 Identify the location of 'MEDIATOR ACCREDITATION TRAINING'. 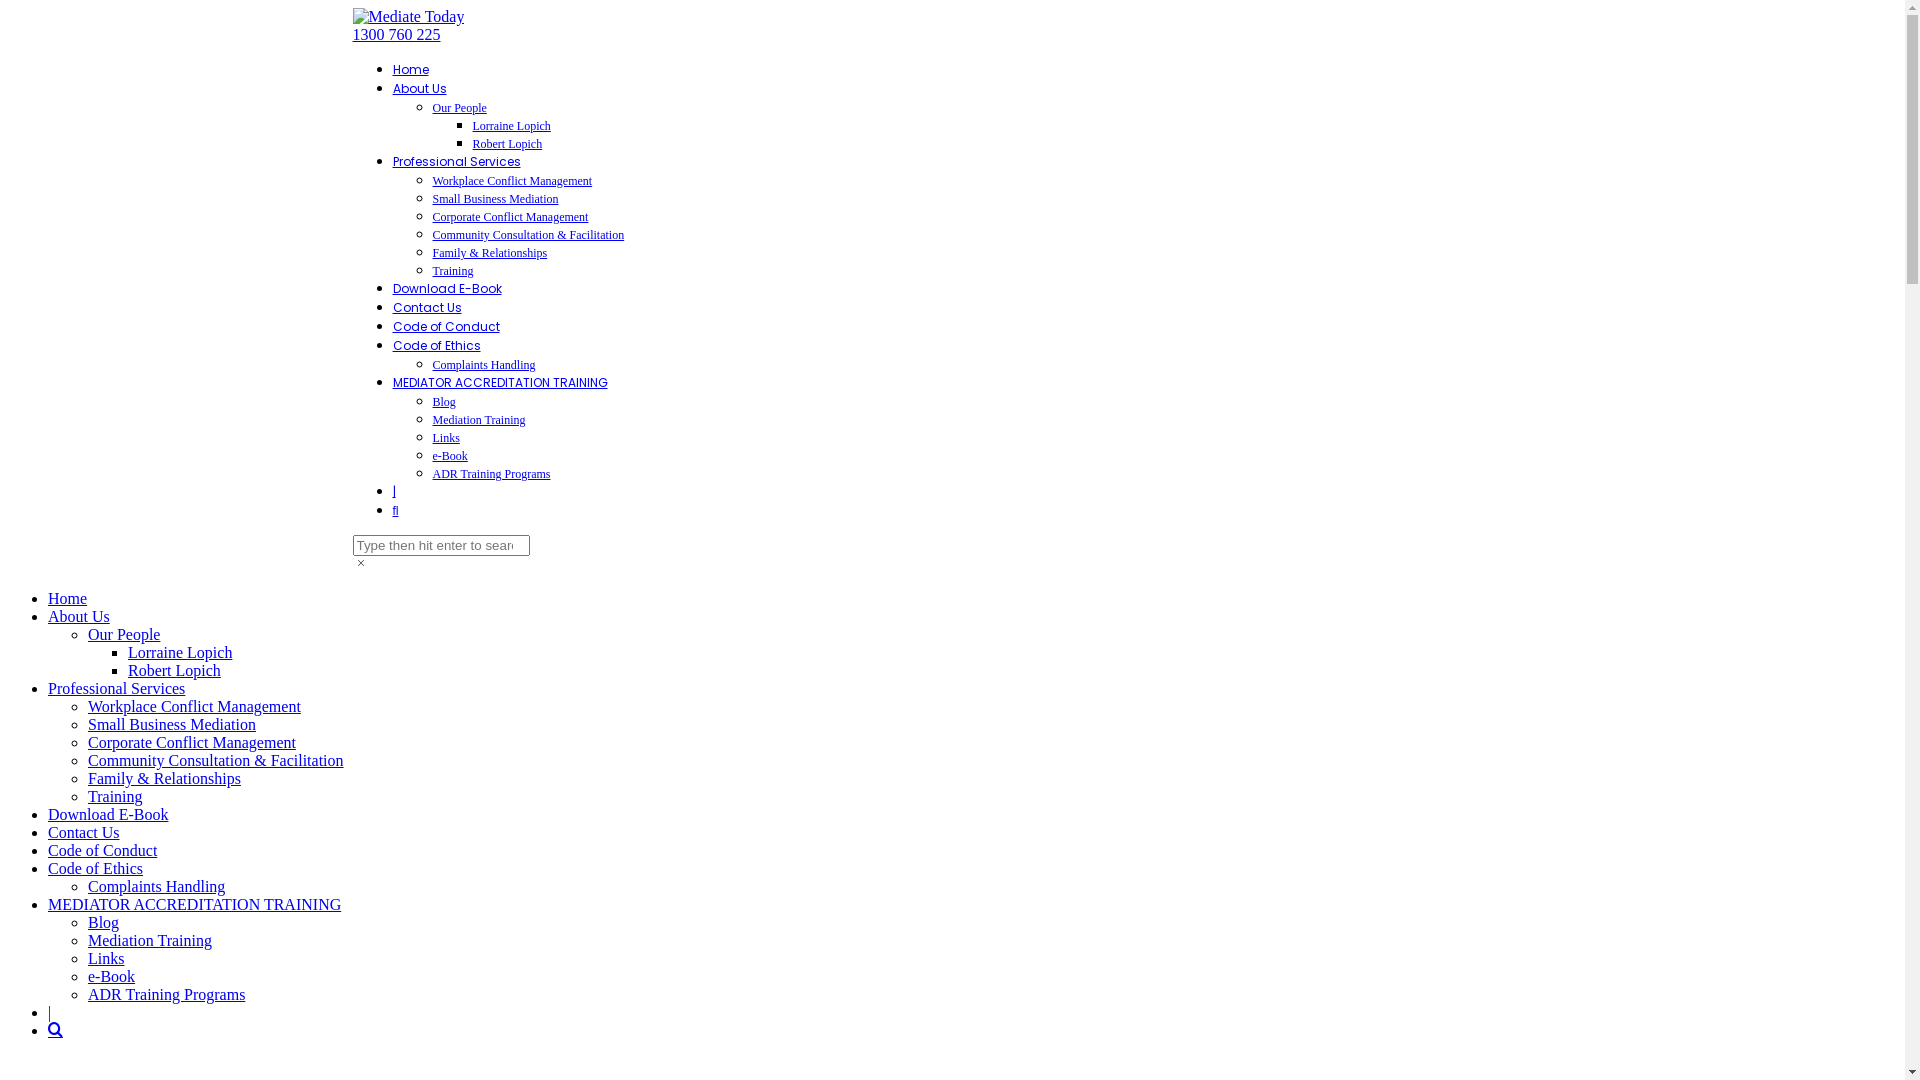
(392, 382).